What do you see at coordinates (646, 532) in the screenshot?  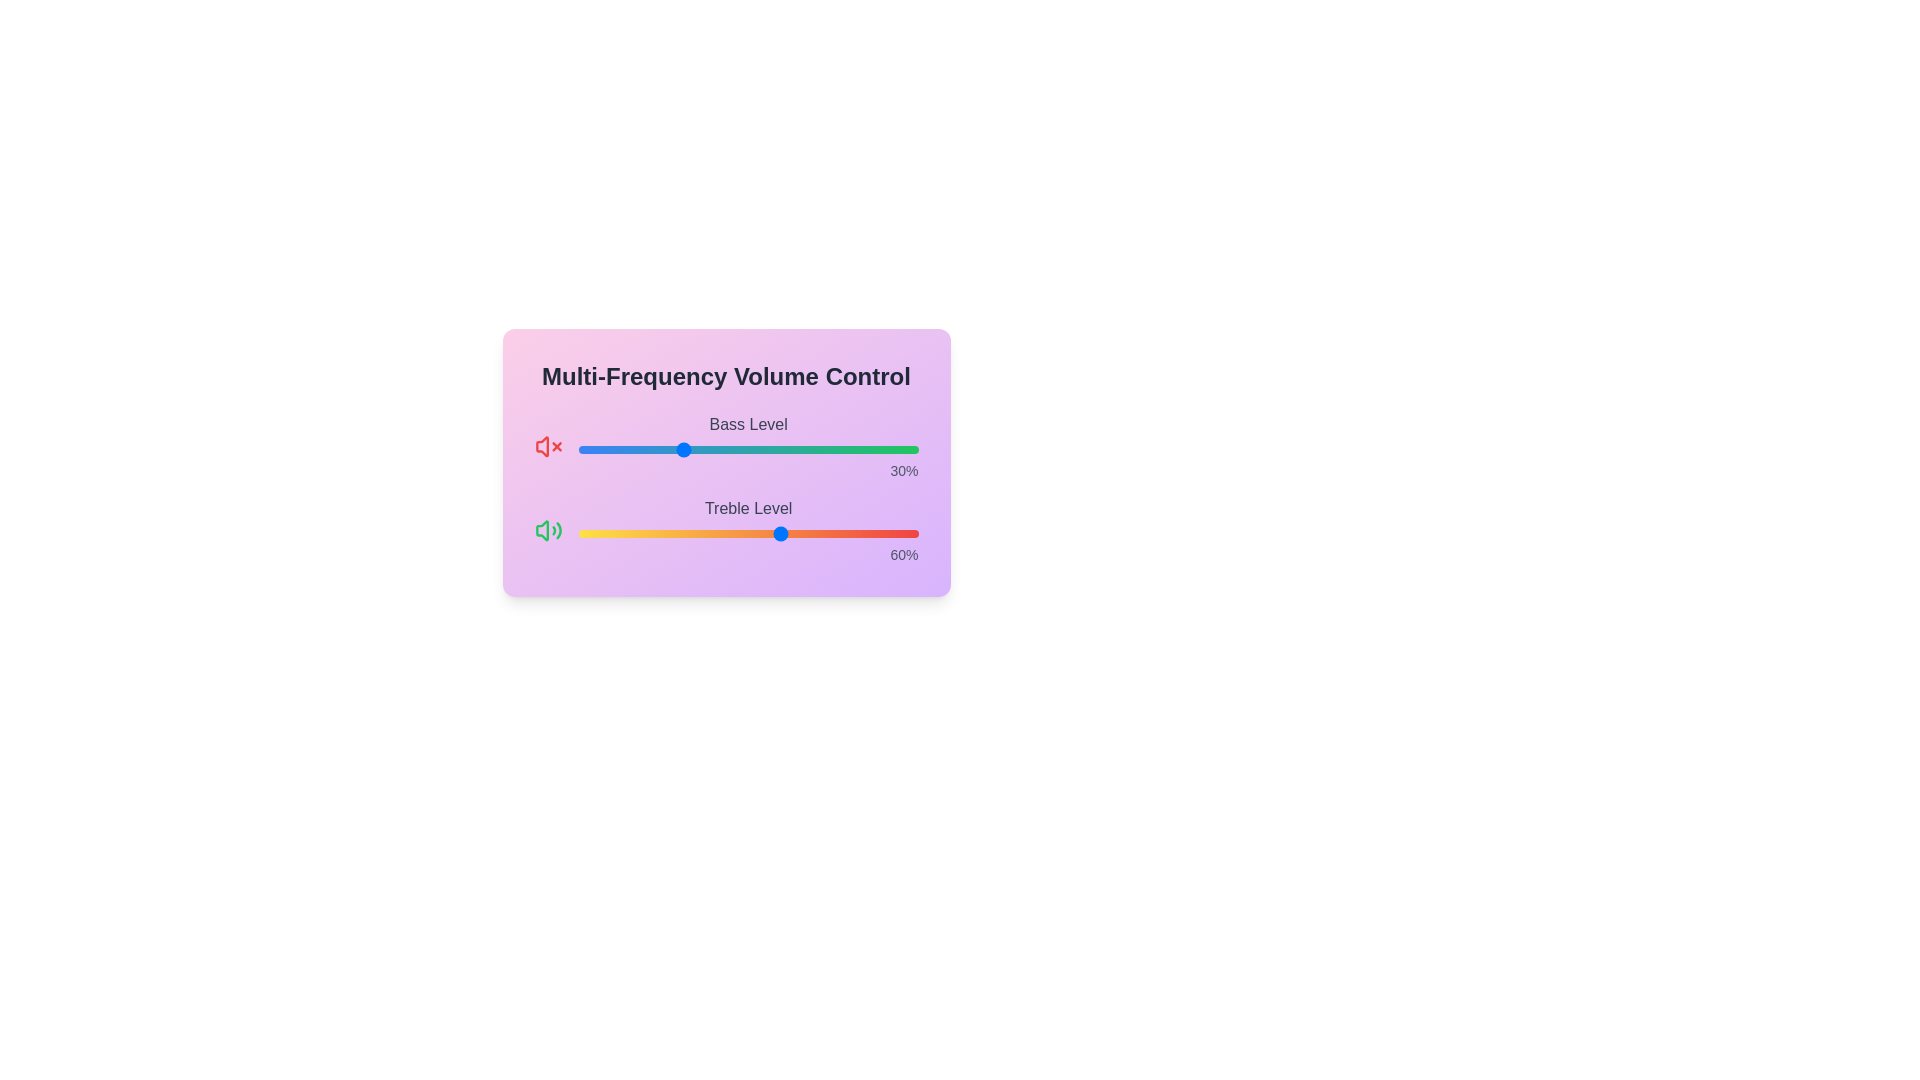 I see `the treble slider to set the treble level to 20` at bounding box center [646, 532].